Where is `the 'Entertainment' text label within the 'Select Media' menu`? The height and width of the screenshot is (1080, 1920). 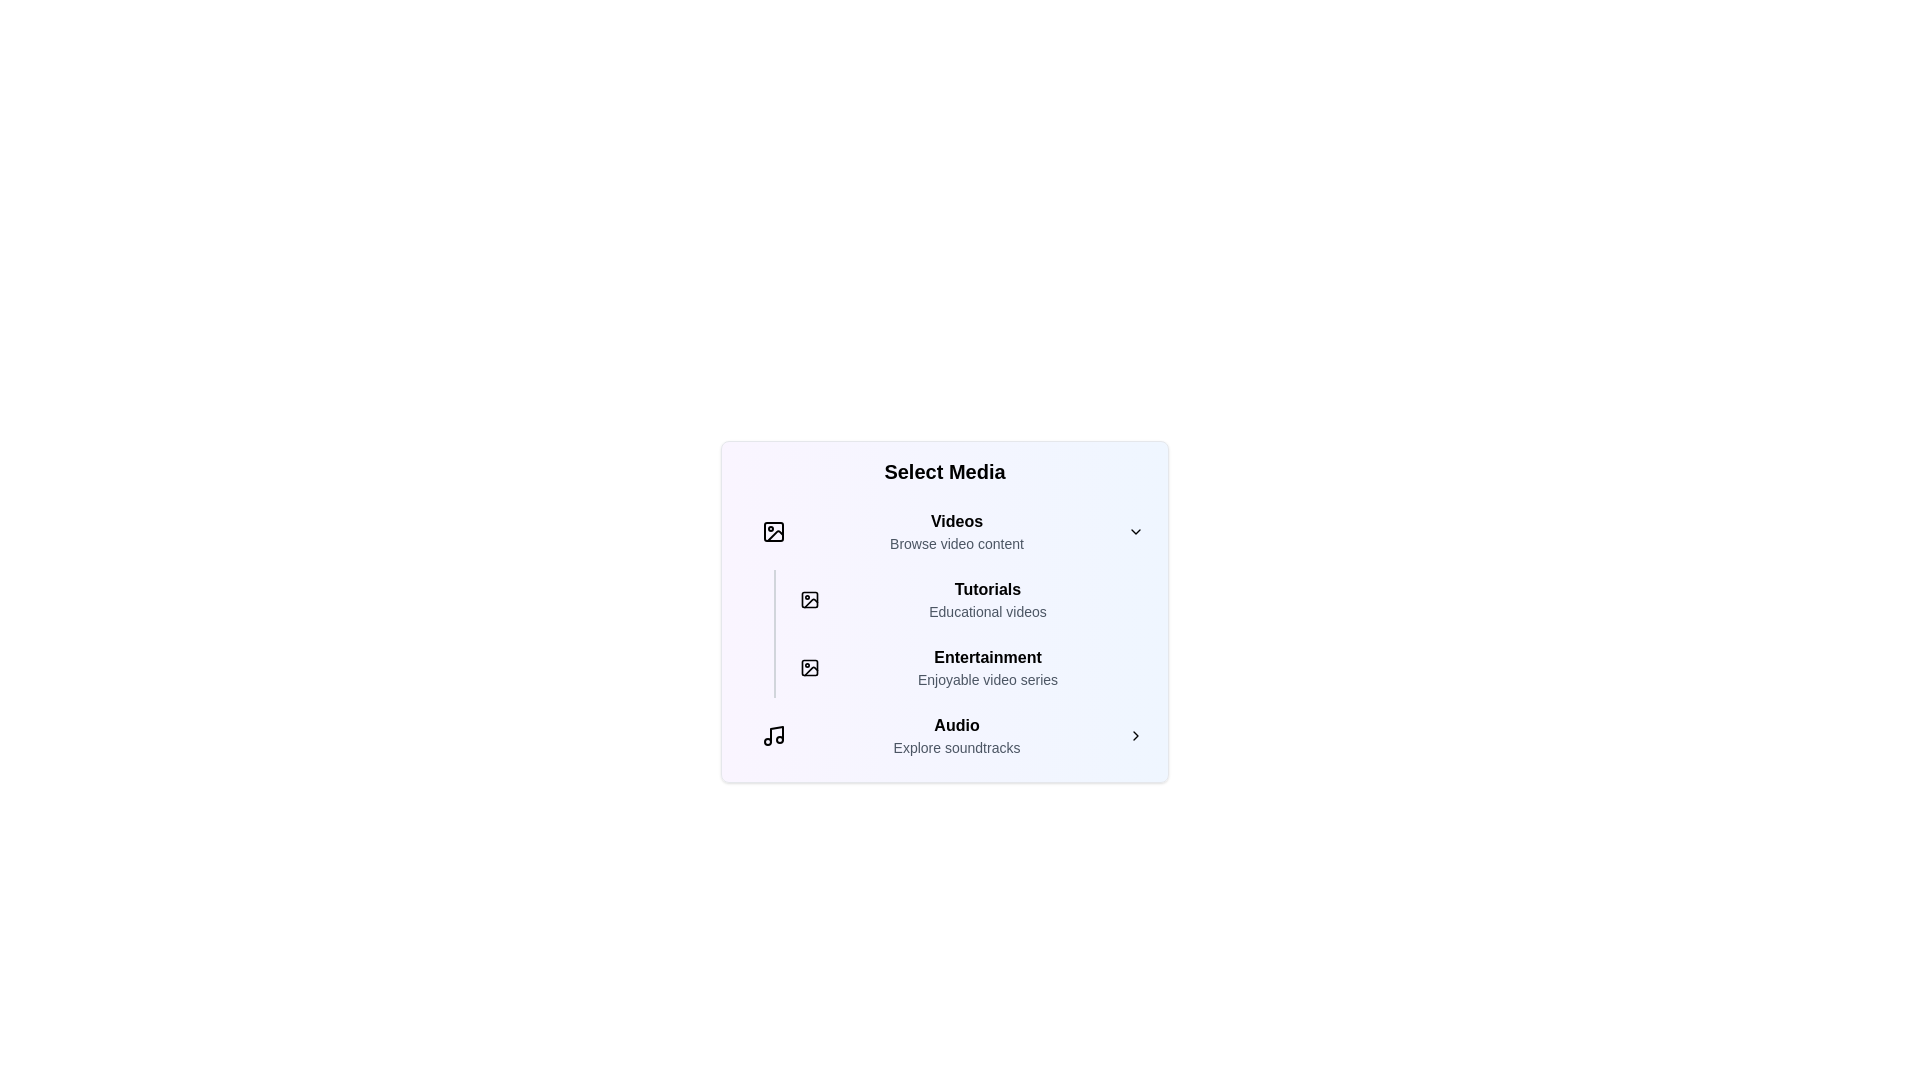 the 'Entertainment' text label within the 'Select Media' menu is located at coordinates (988, 658).